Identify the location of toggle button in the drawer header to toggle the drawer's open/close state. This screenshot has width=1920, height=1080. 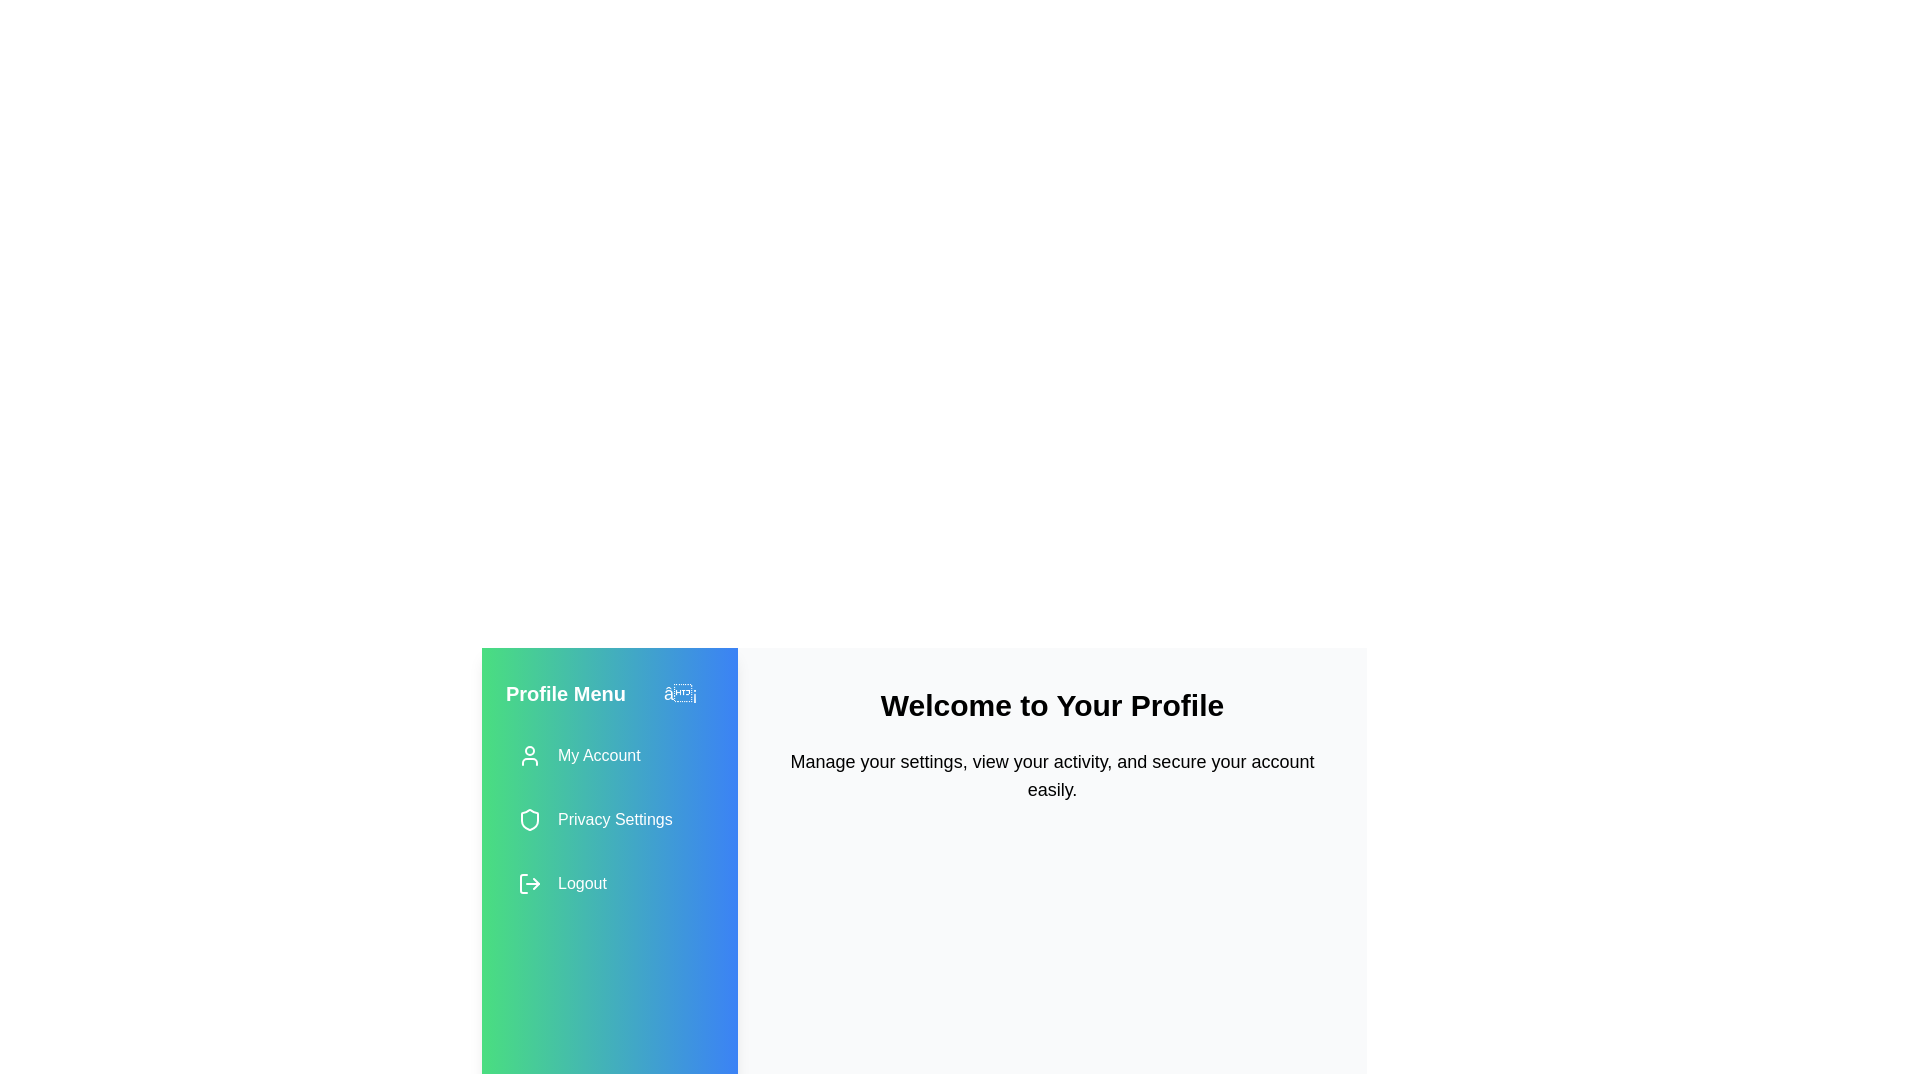
(680, 693).